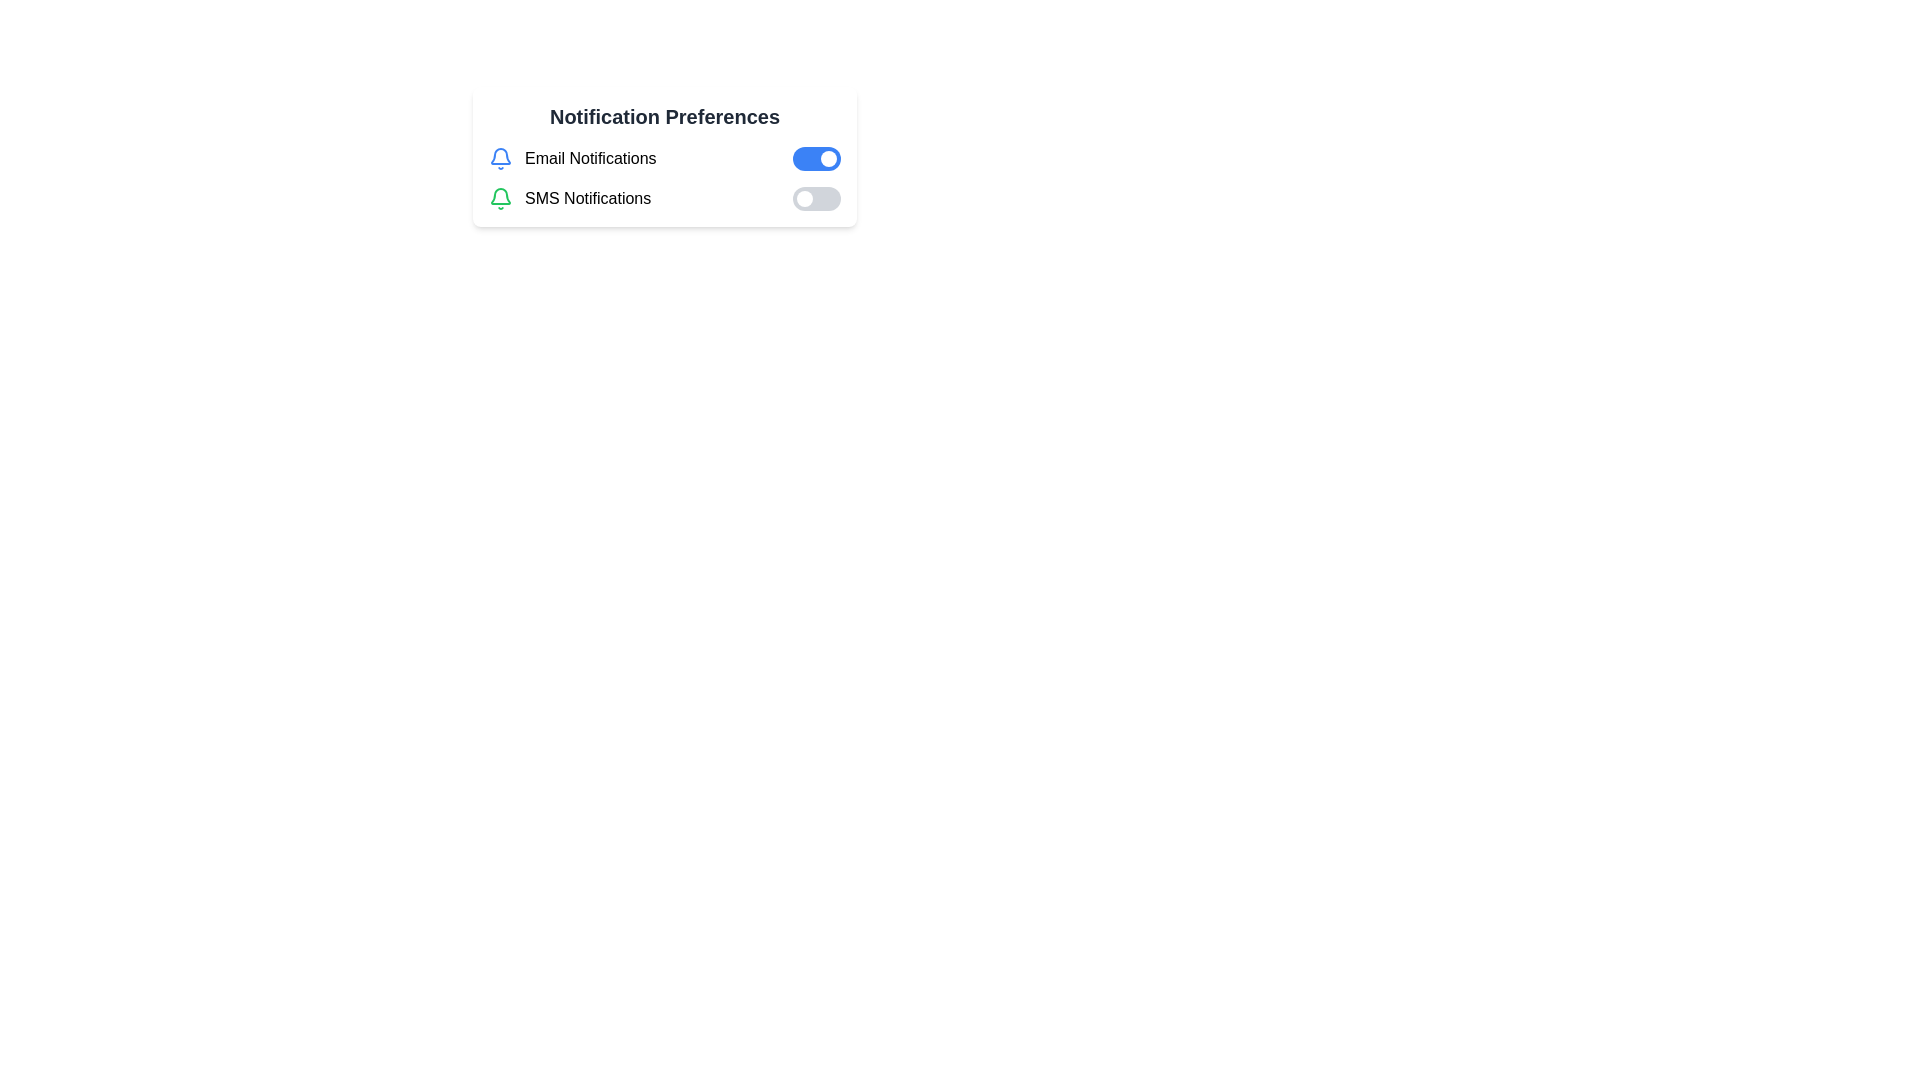  I want to click on the 'Email Notifications' icon represented by a bell symbol, so click(500, 157).